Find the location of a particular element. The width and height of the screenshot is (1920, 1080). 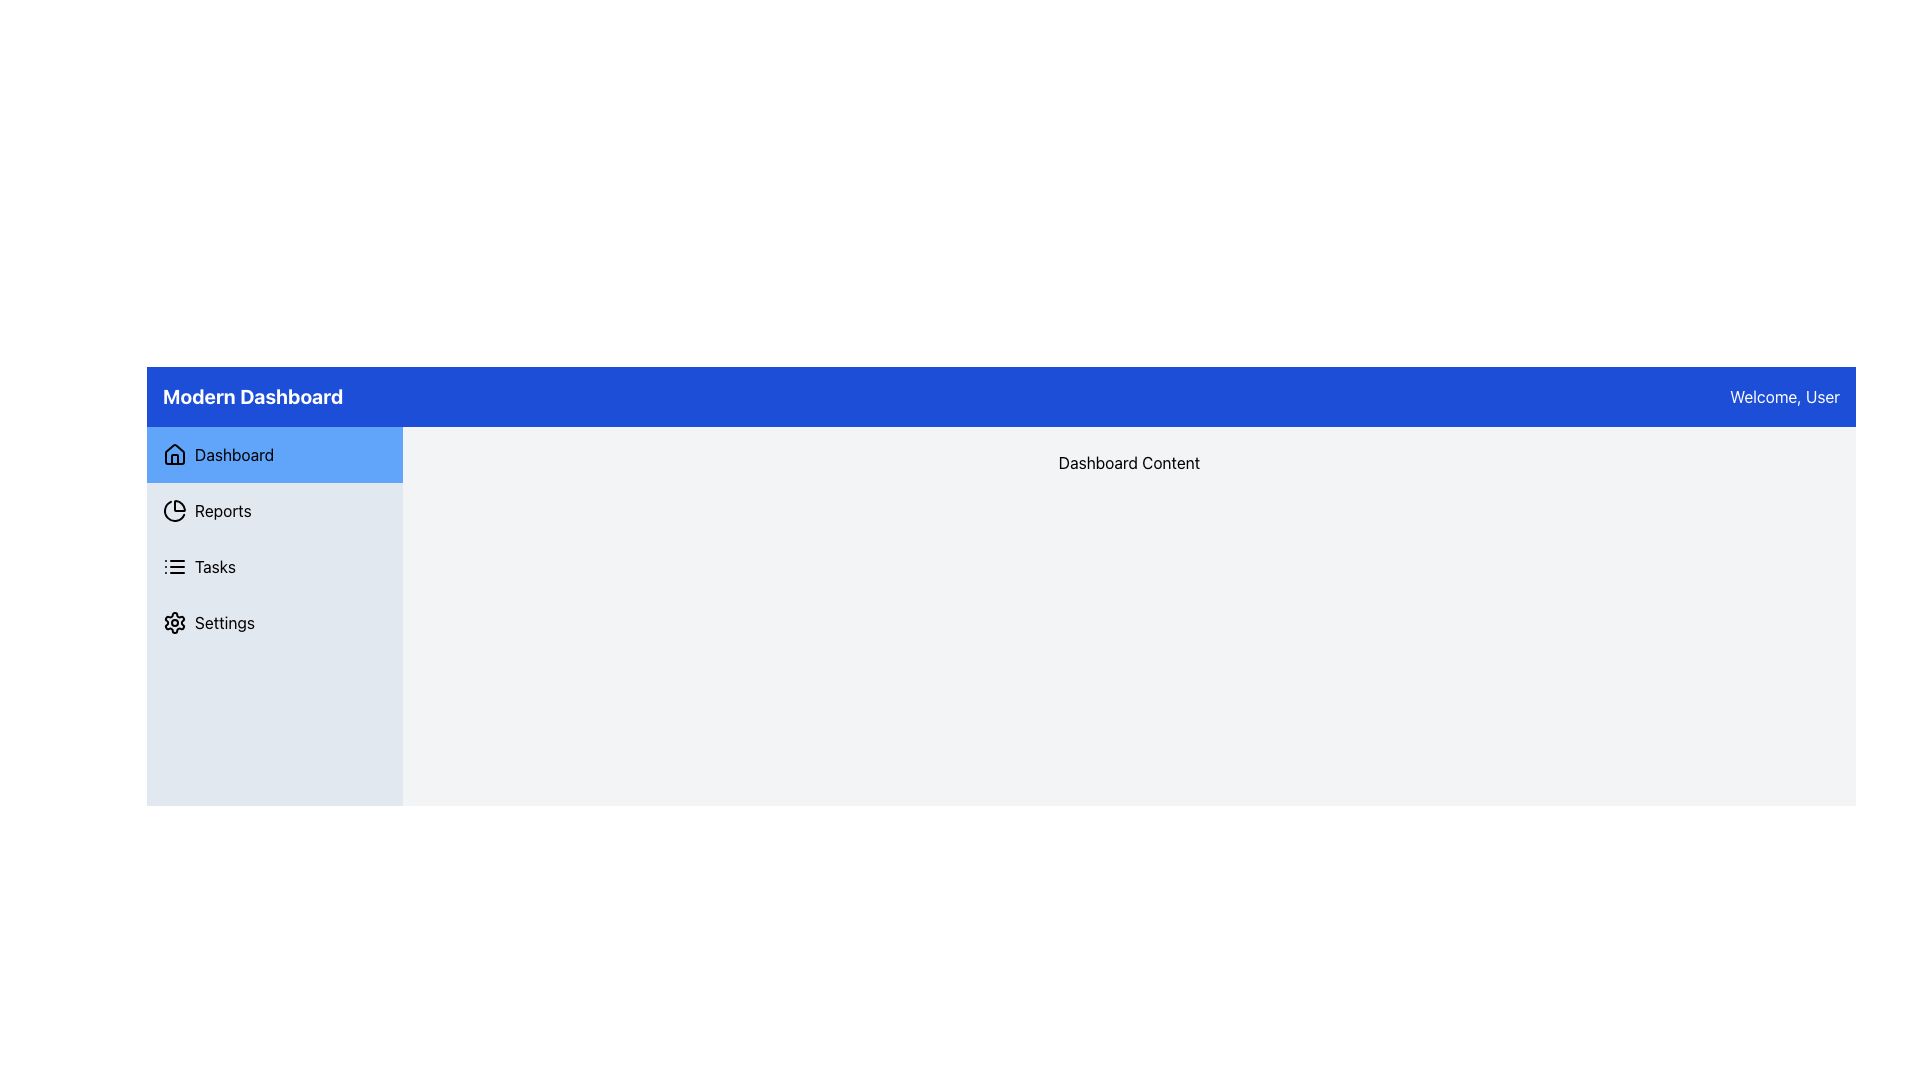

the third entry in the vertical navigation menu located directly below the 'Reports' menu item is located at coordinates (273, 567).